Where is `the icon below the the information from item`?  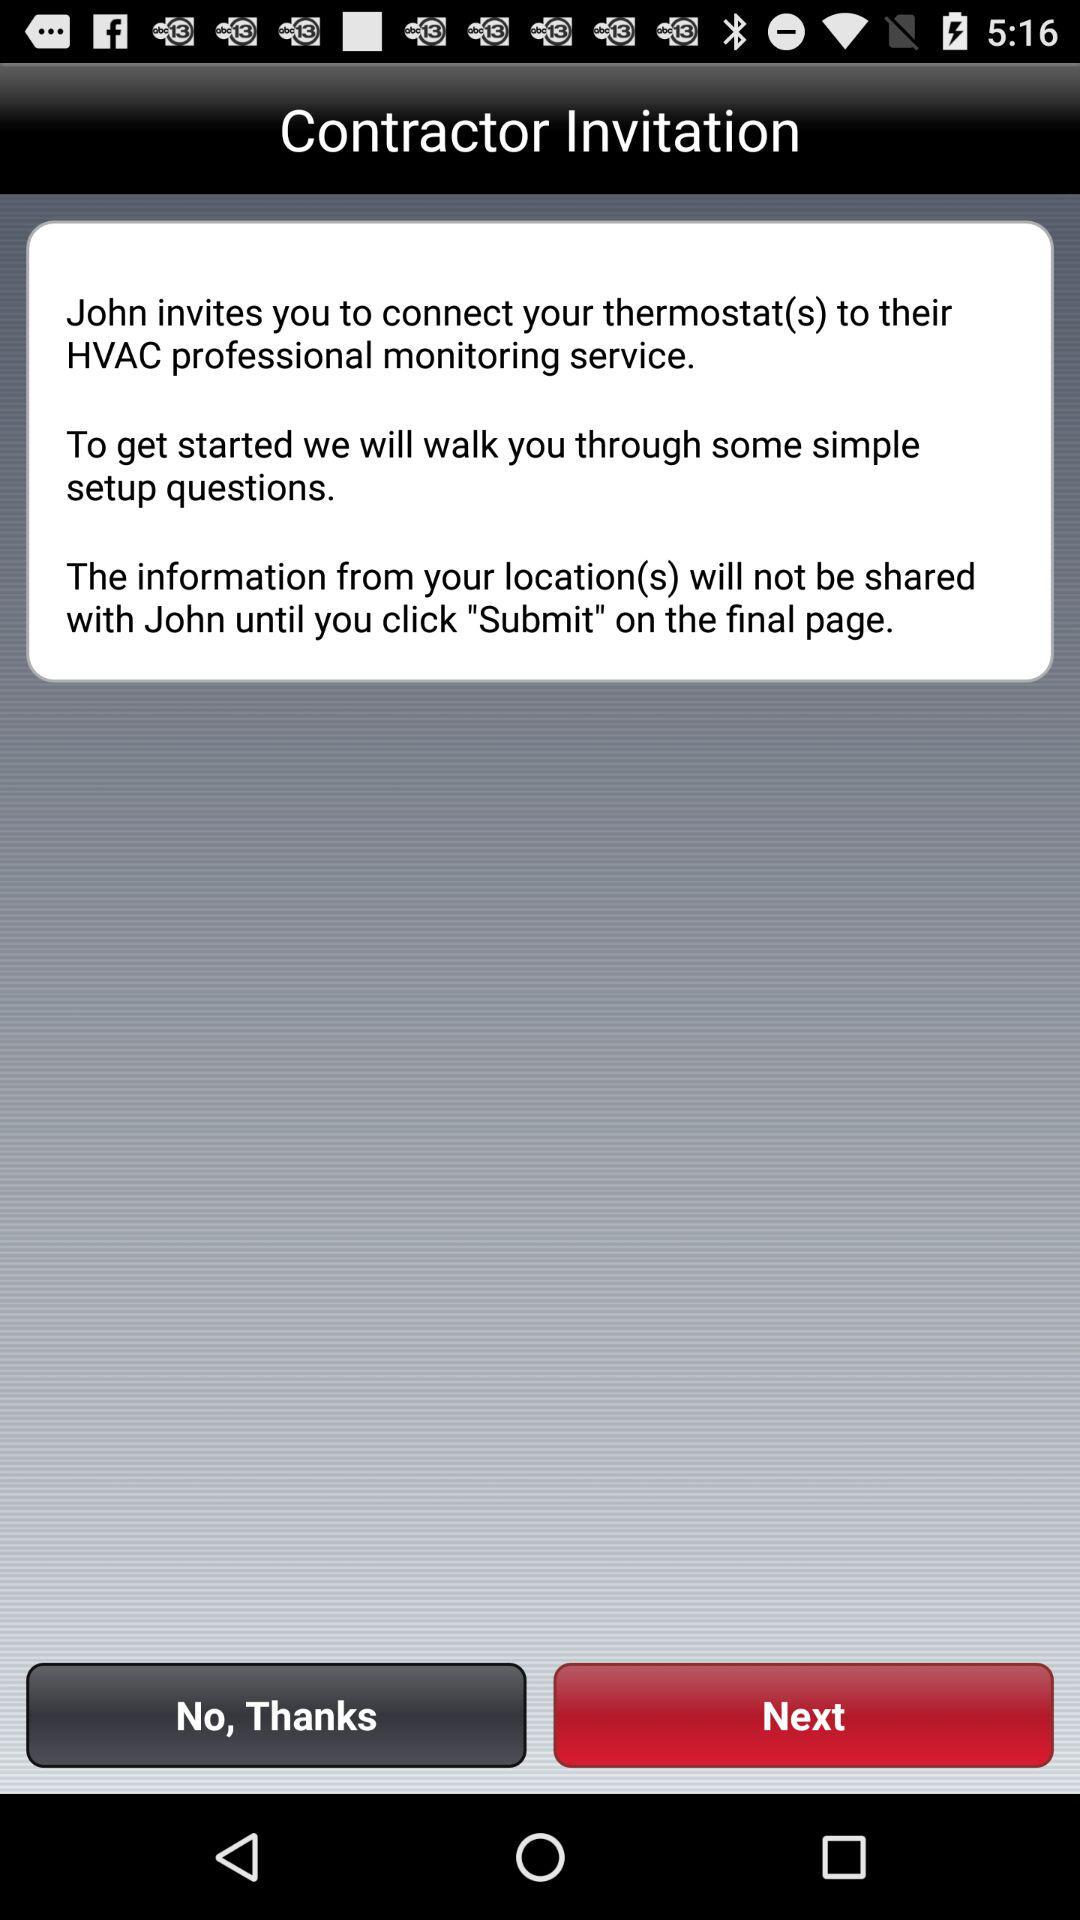 the icon below the the information from item is located at coordinates (276, 1714).